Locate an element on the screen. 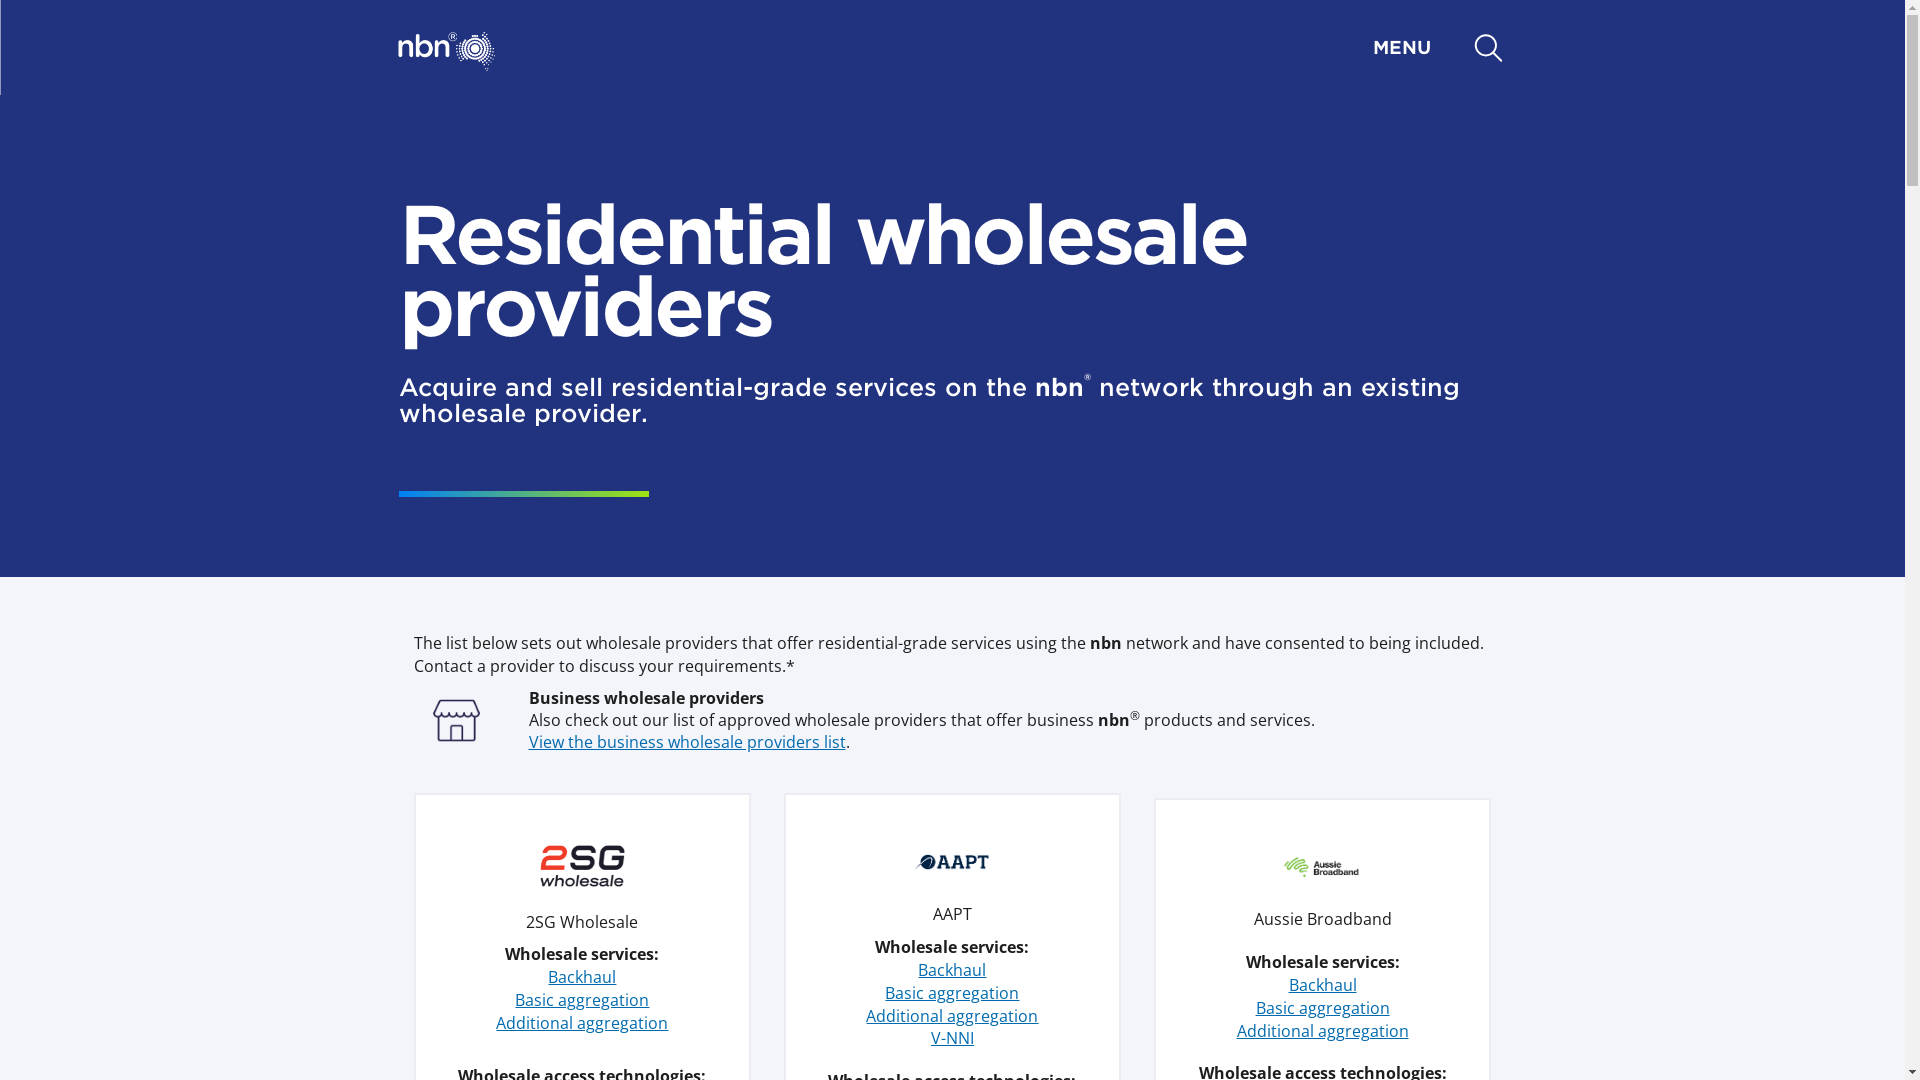 This screenshot has width=1920, height=1080. 'MENU' is located at coordinates (973, 46).